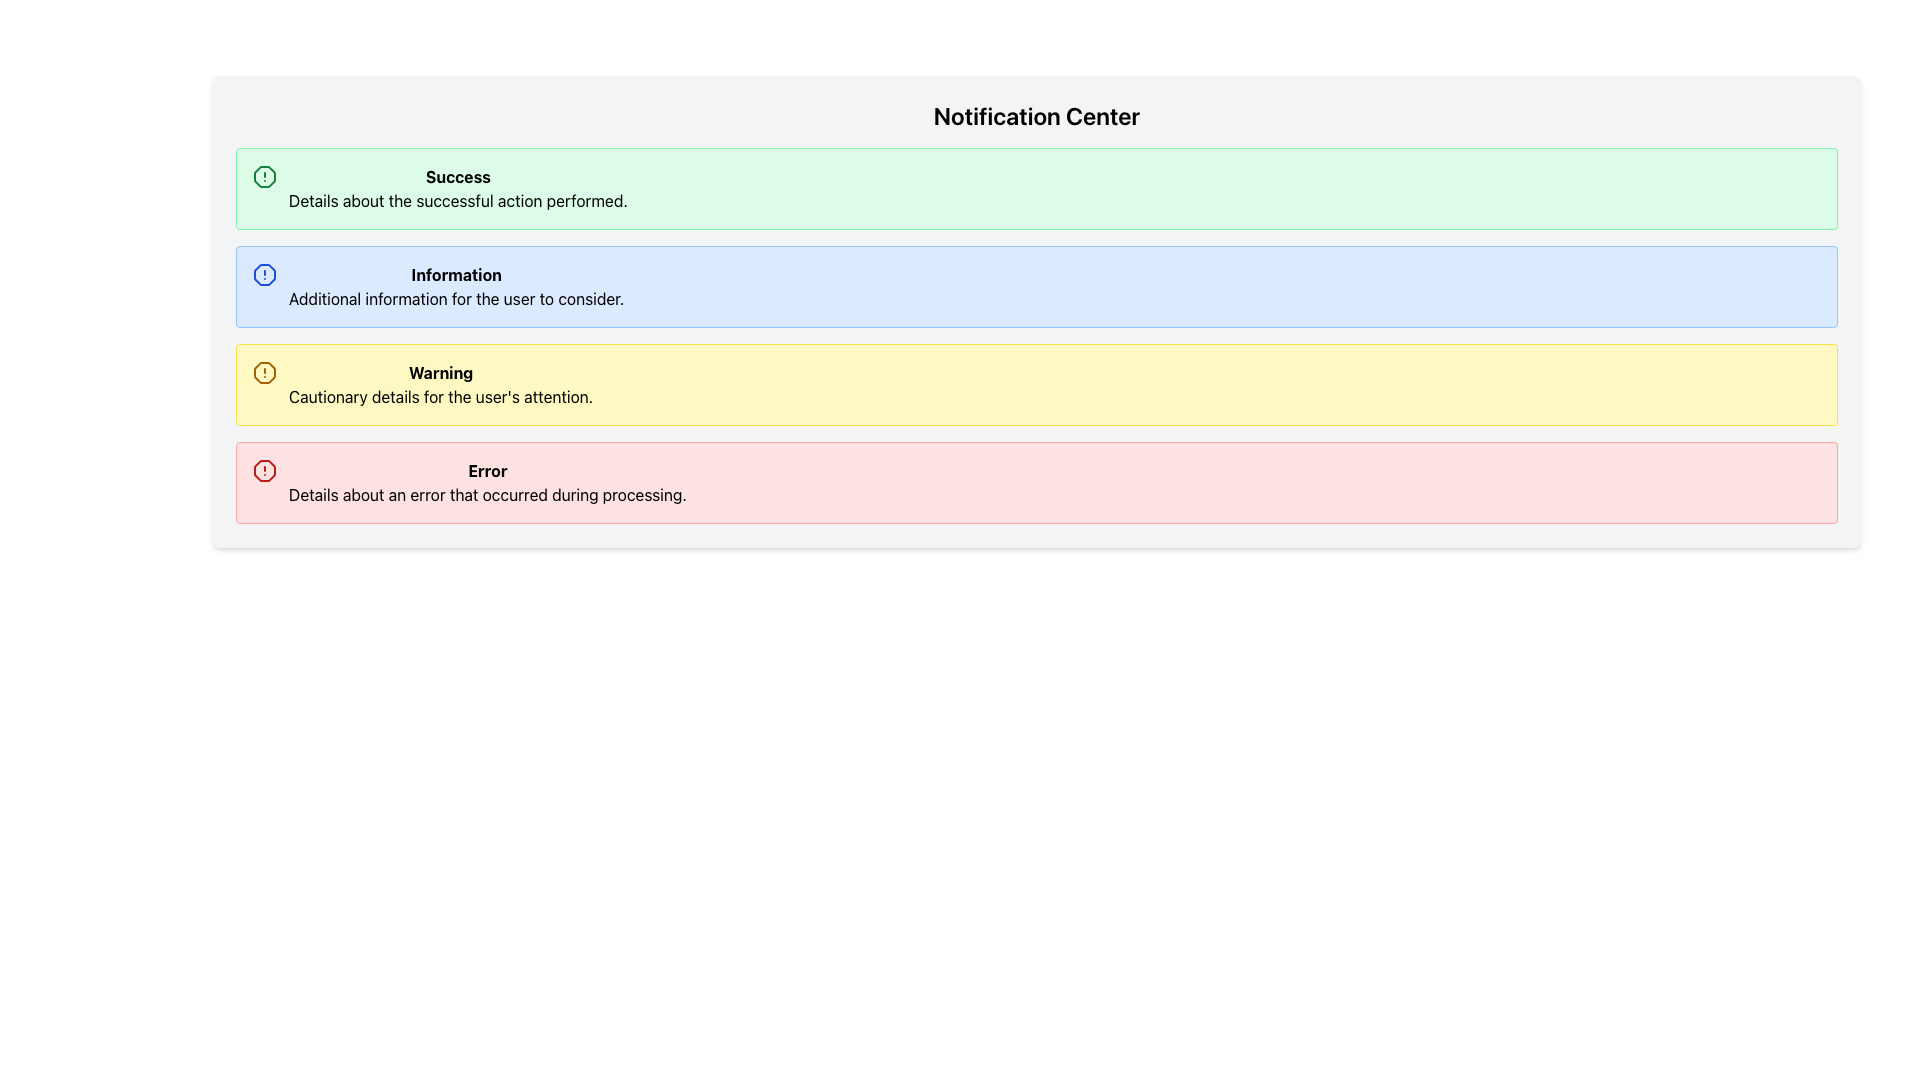 The image size is (1920, 1080). What do you see at coordinates (455, 299) in the screenshot?
I see `the text element displaying 'Additional information for the user to consider.' located beneath the bold 'Information' heading in a blue notification box` at bounding box center [455, 299].